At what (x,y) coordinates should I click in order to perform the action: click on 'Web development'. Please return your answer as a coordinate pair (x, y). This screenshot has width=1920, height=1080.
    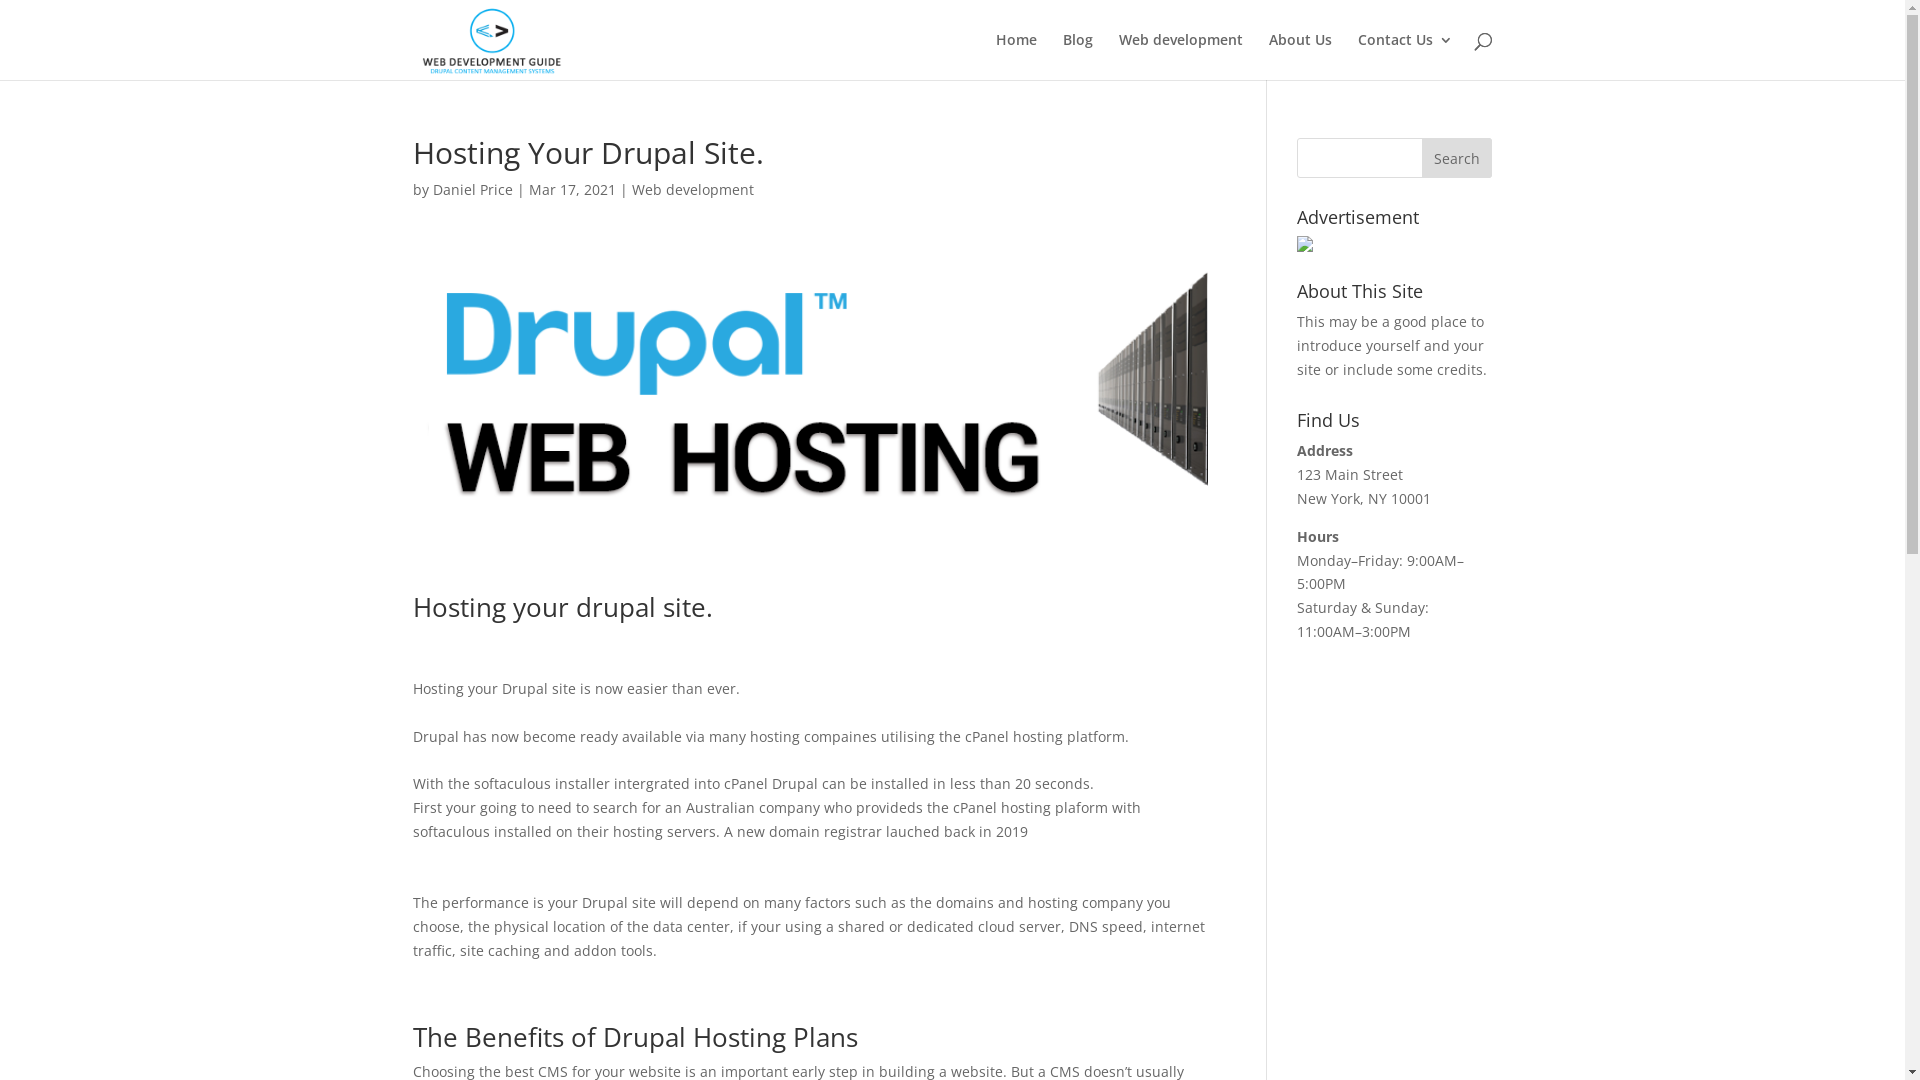
    Looking at the image, I should click on (1180, 55).